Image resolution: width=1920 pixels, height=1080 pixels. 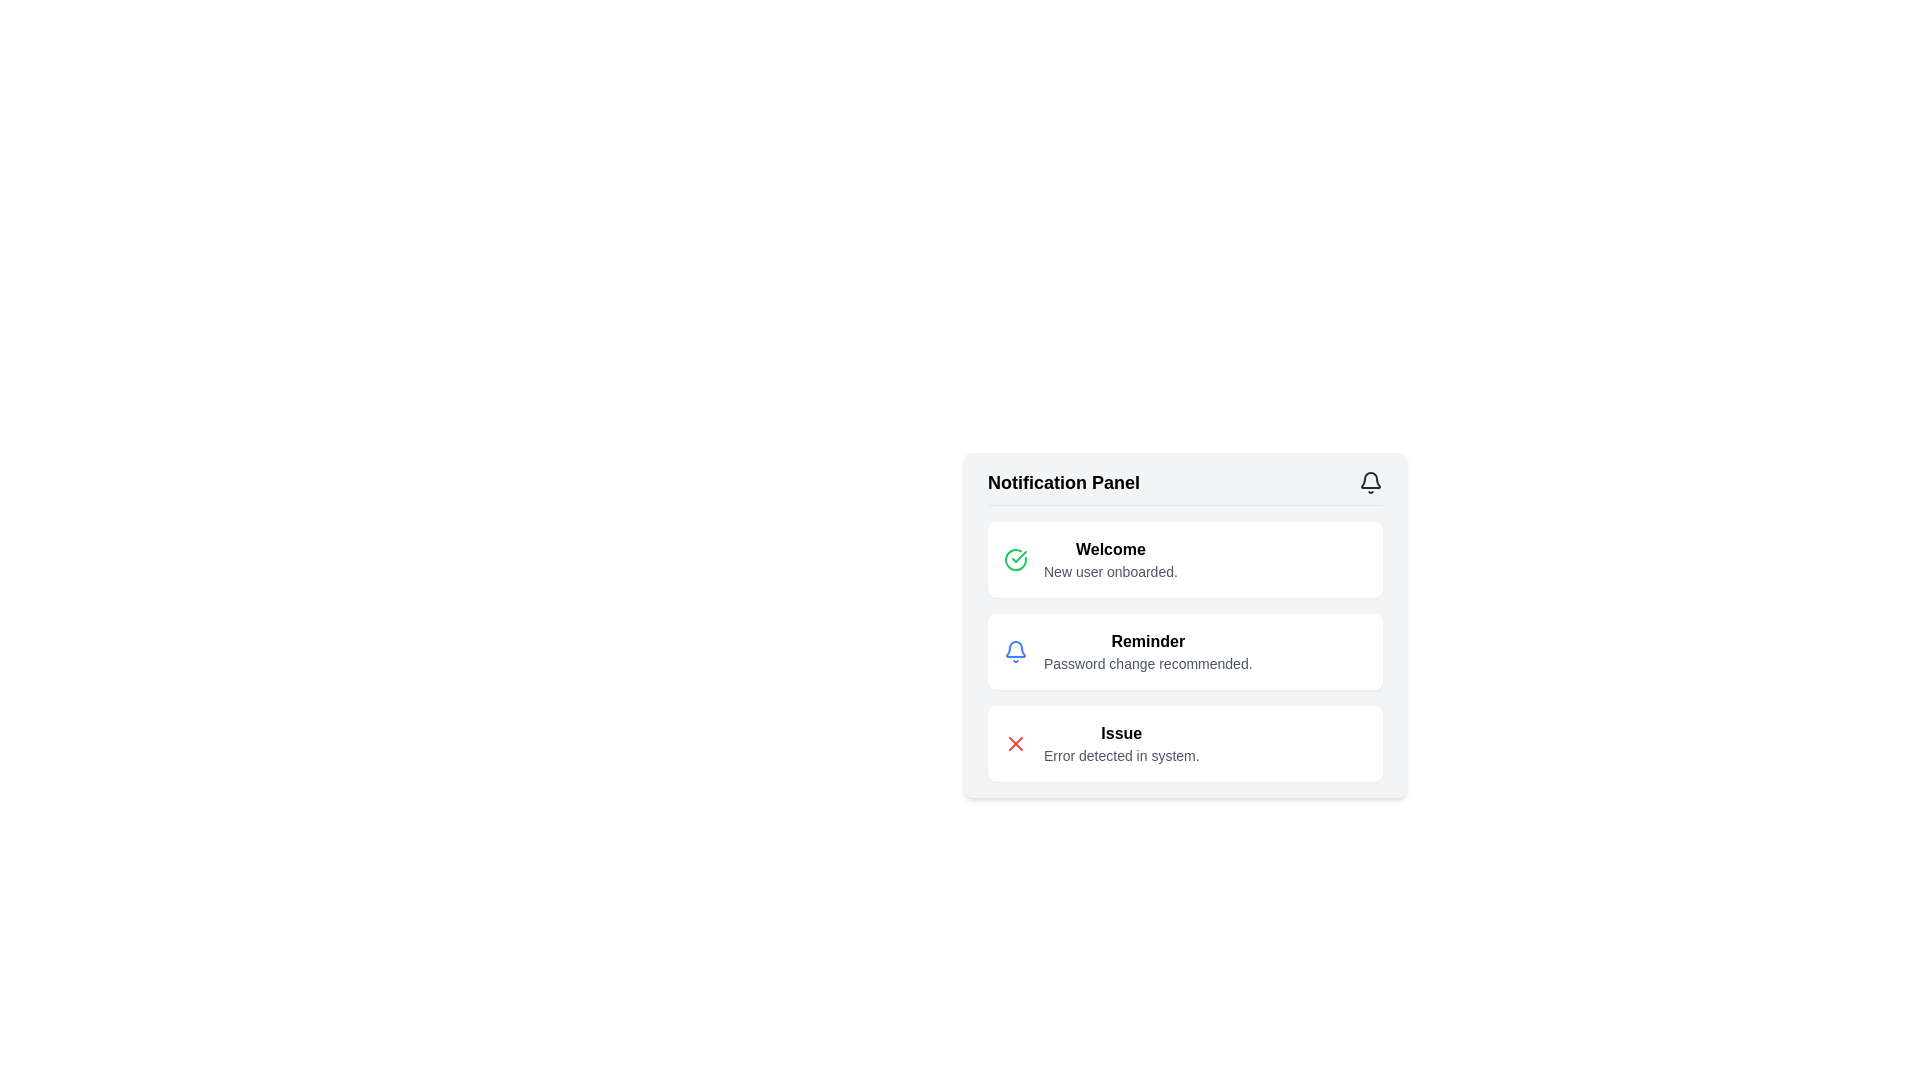 I want to click on the checkmark icon indicating success for the 'Welcome' notification in the Notification Panel, so click(x=1019, y=556).